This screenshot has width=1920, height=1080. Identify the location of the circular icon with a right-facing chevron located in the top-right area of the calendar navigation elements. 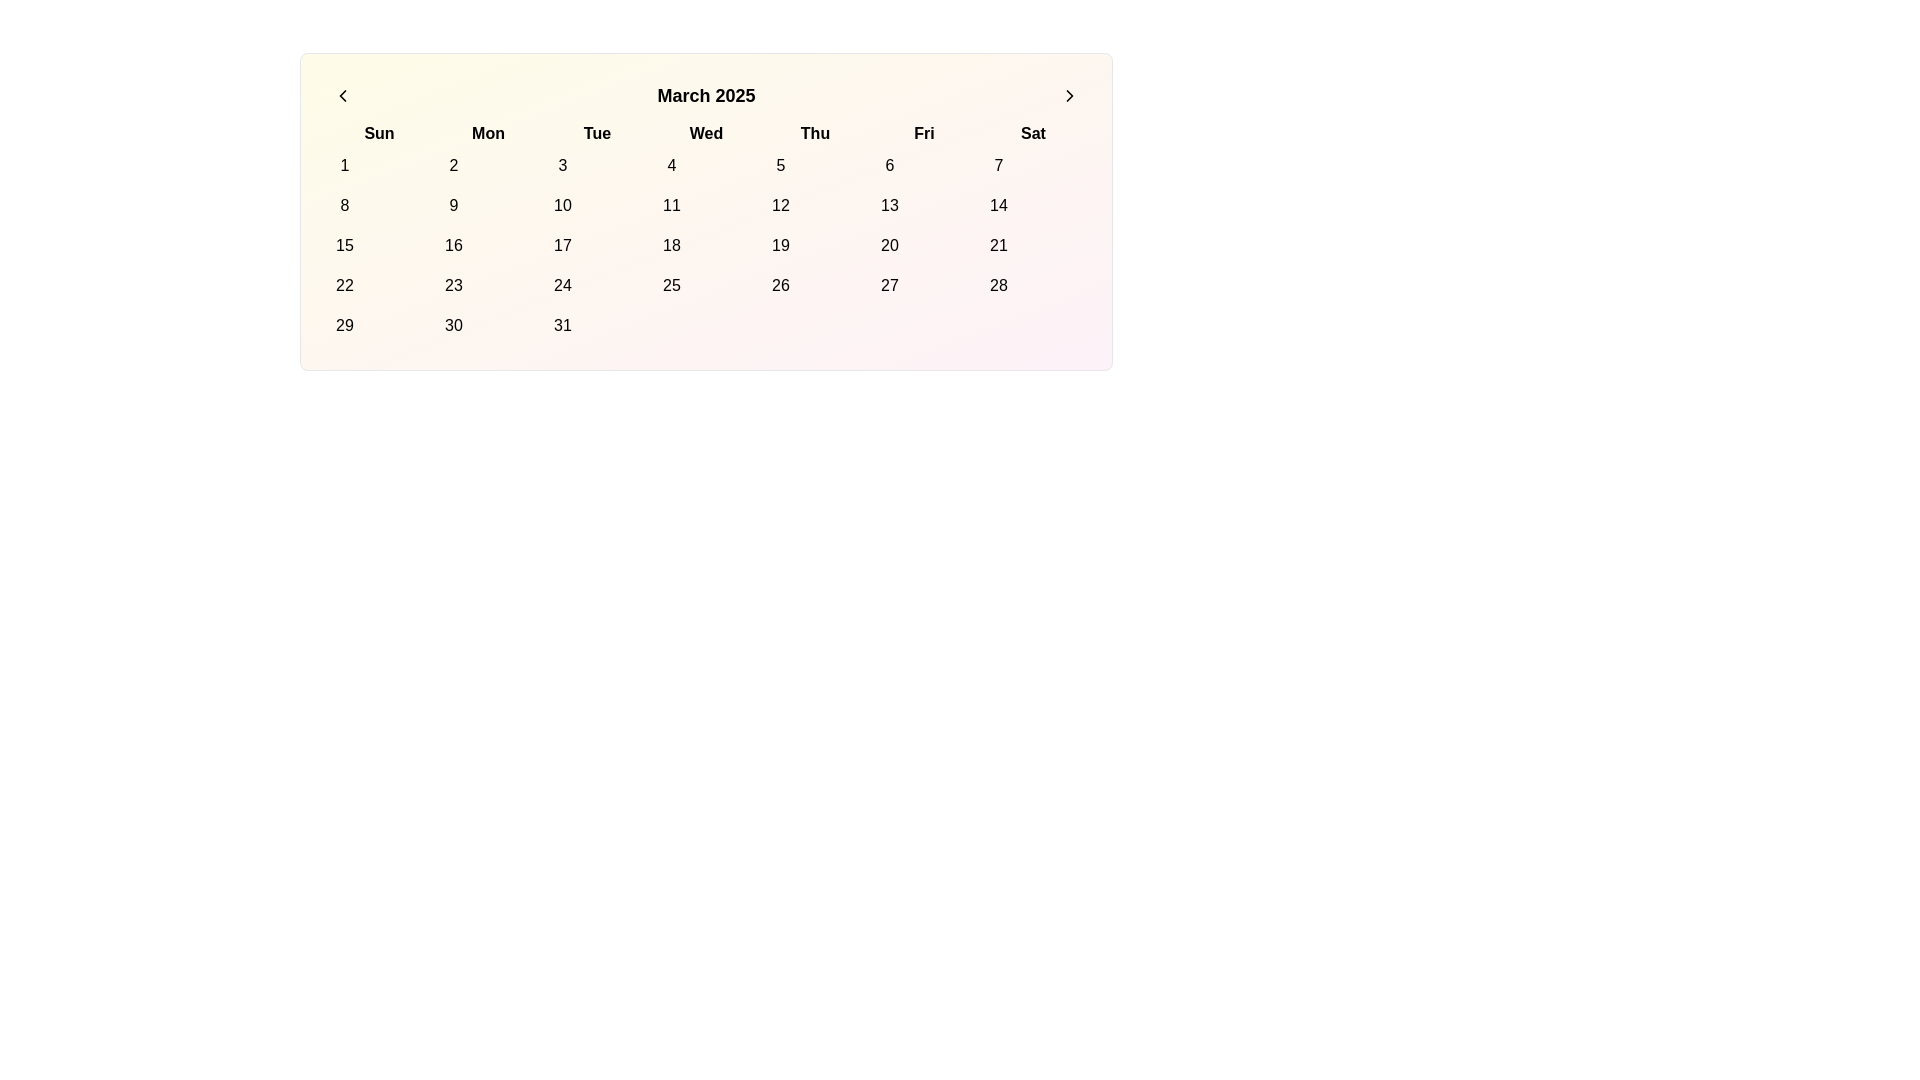
(1069, 96).